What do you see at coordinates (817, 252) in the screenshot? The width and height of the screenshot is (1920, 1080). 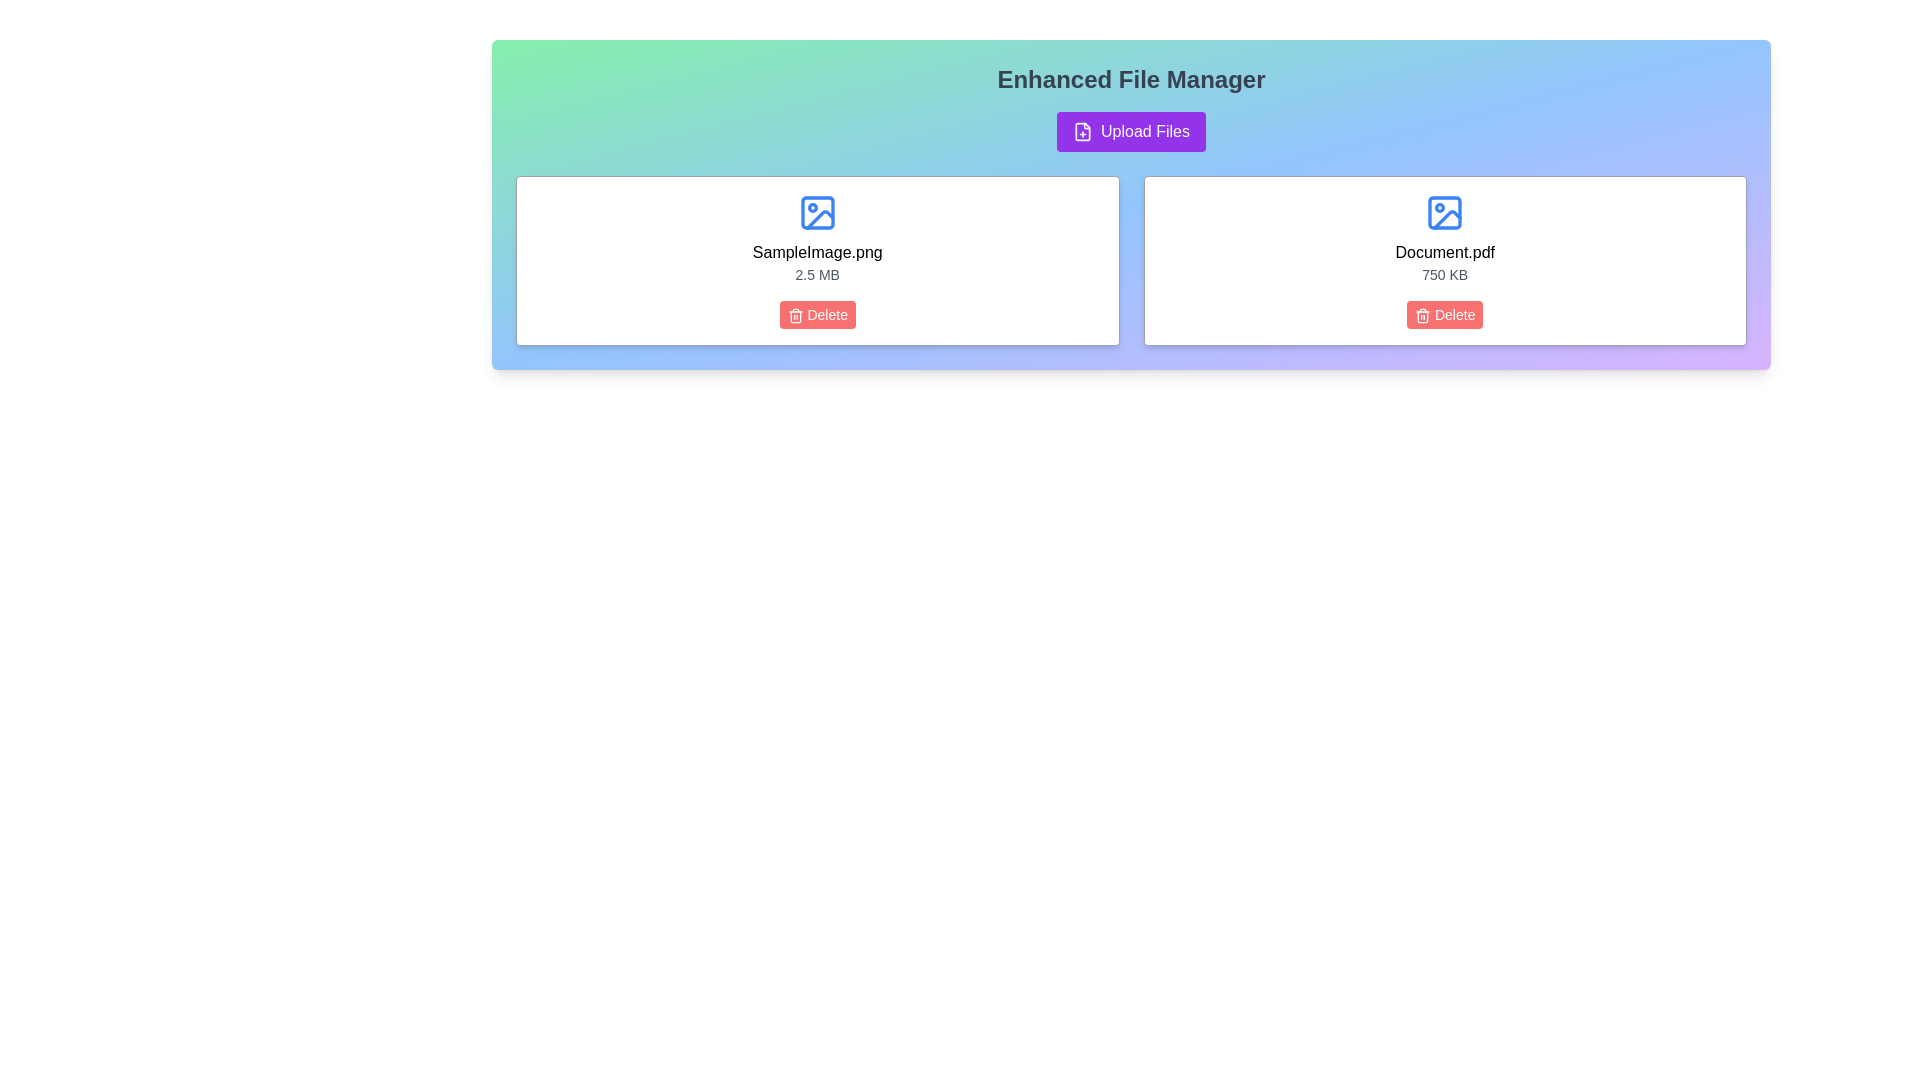 I see `text content of the label that displays 'SampleImage.png', which is styled with a medium font weight and is center-aligned within a file item card in the file manager interface` at bounding box center [817, 252].